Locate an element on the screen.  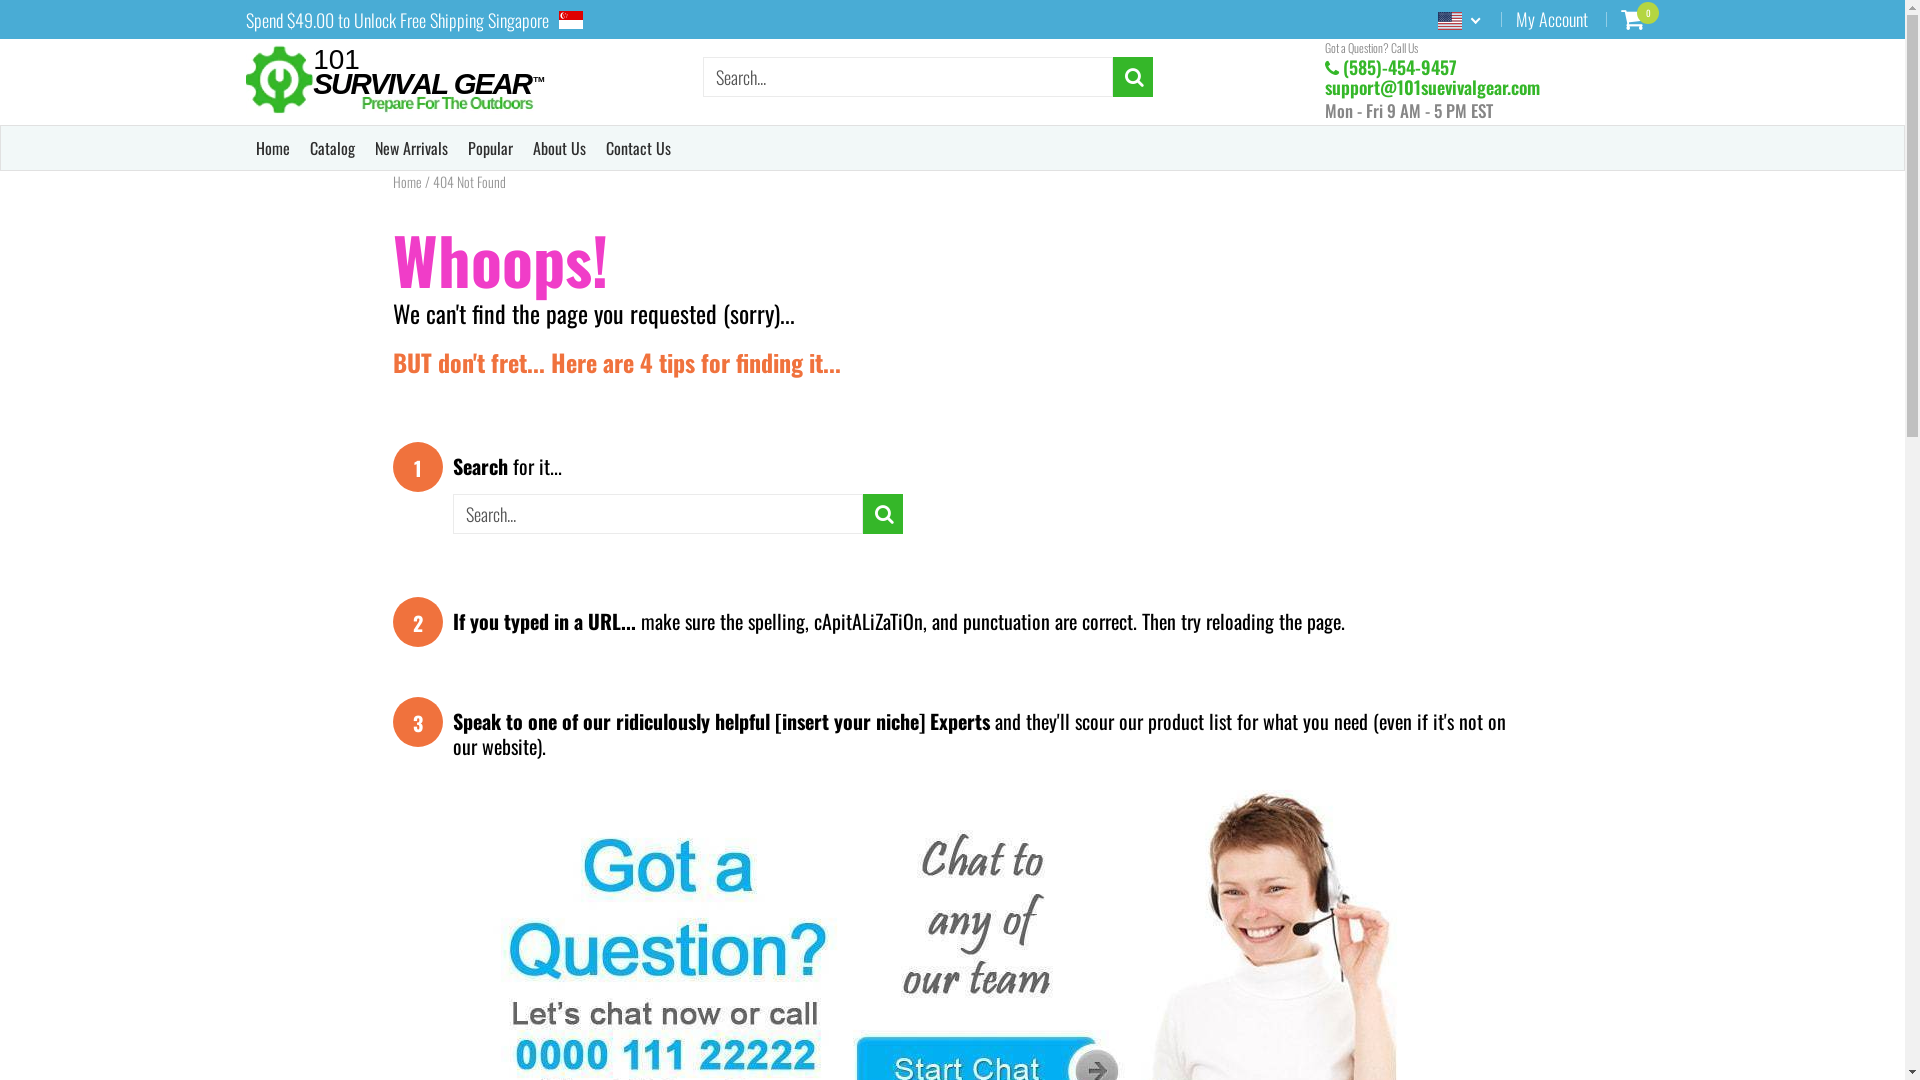
'Catalog' is located at coordinates (332, 146).